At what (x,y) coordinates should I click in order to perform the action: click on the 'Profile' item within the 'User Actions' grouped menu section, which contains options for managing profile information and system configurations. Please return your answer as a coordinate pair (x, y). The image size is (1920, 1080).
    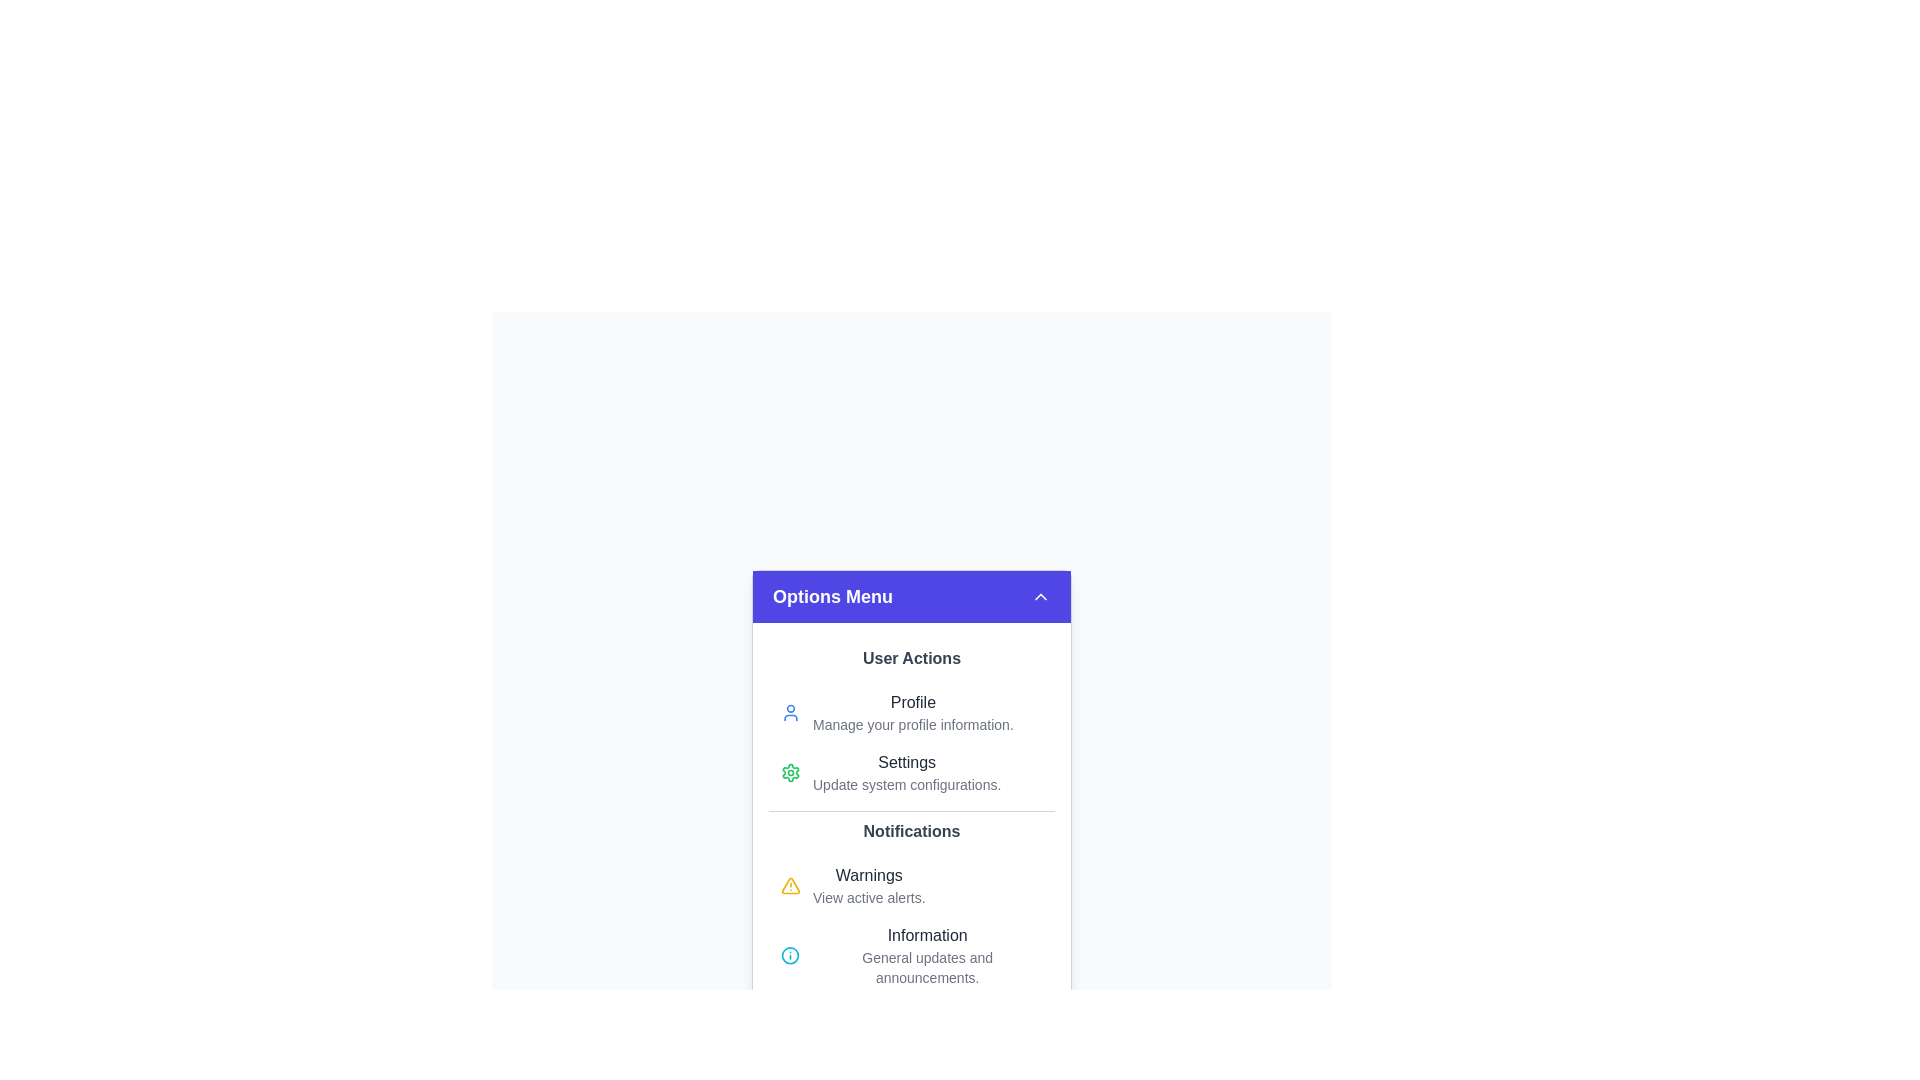
    Looking at the image, I should click on (911, 725).